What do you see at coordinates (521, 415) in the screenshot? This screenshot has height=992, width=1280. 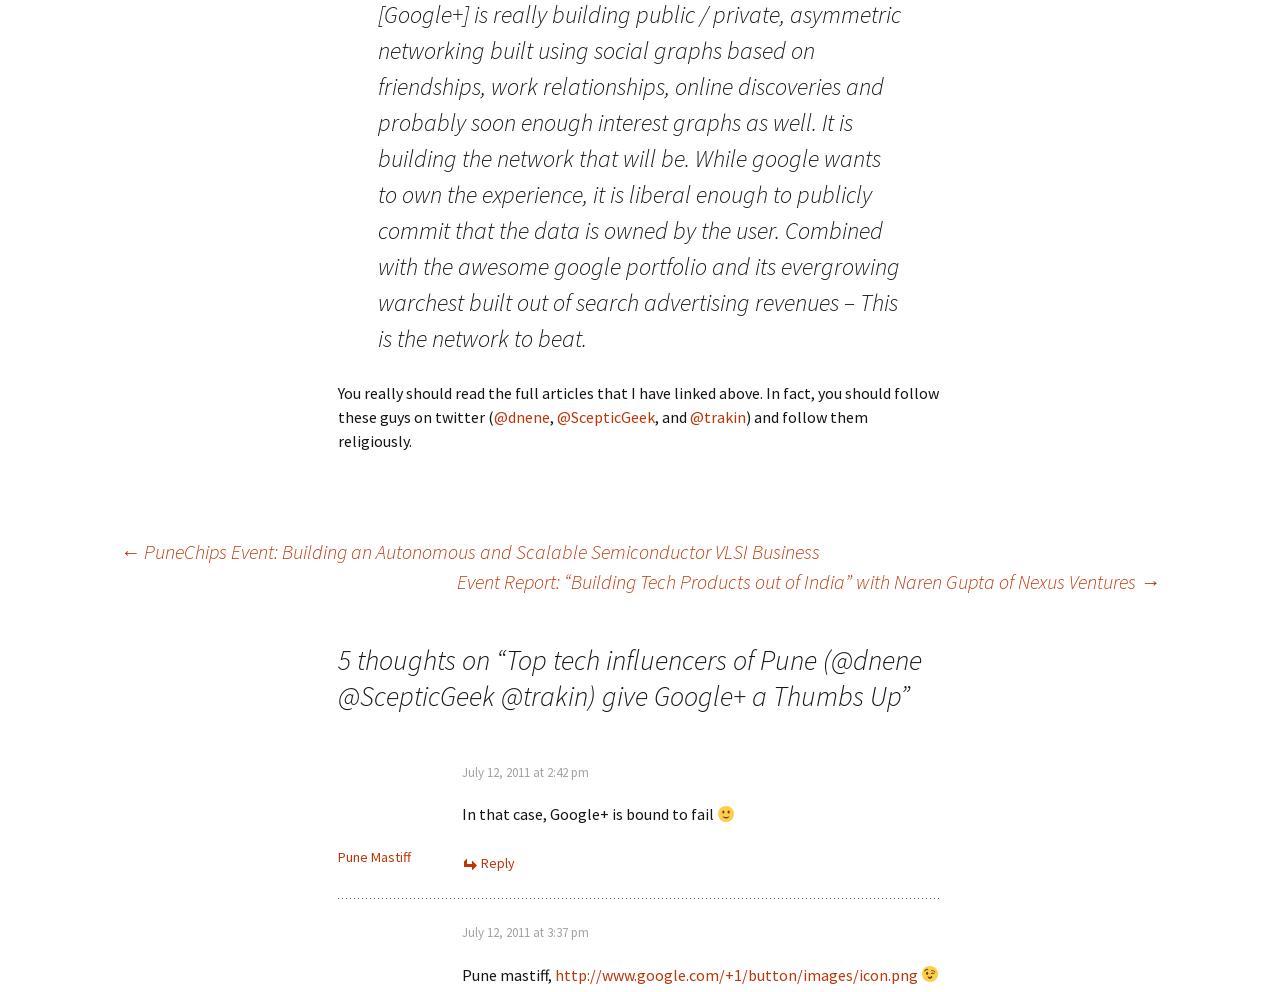 I see `'@dnene'` at bounding box center [521, 415].